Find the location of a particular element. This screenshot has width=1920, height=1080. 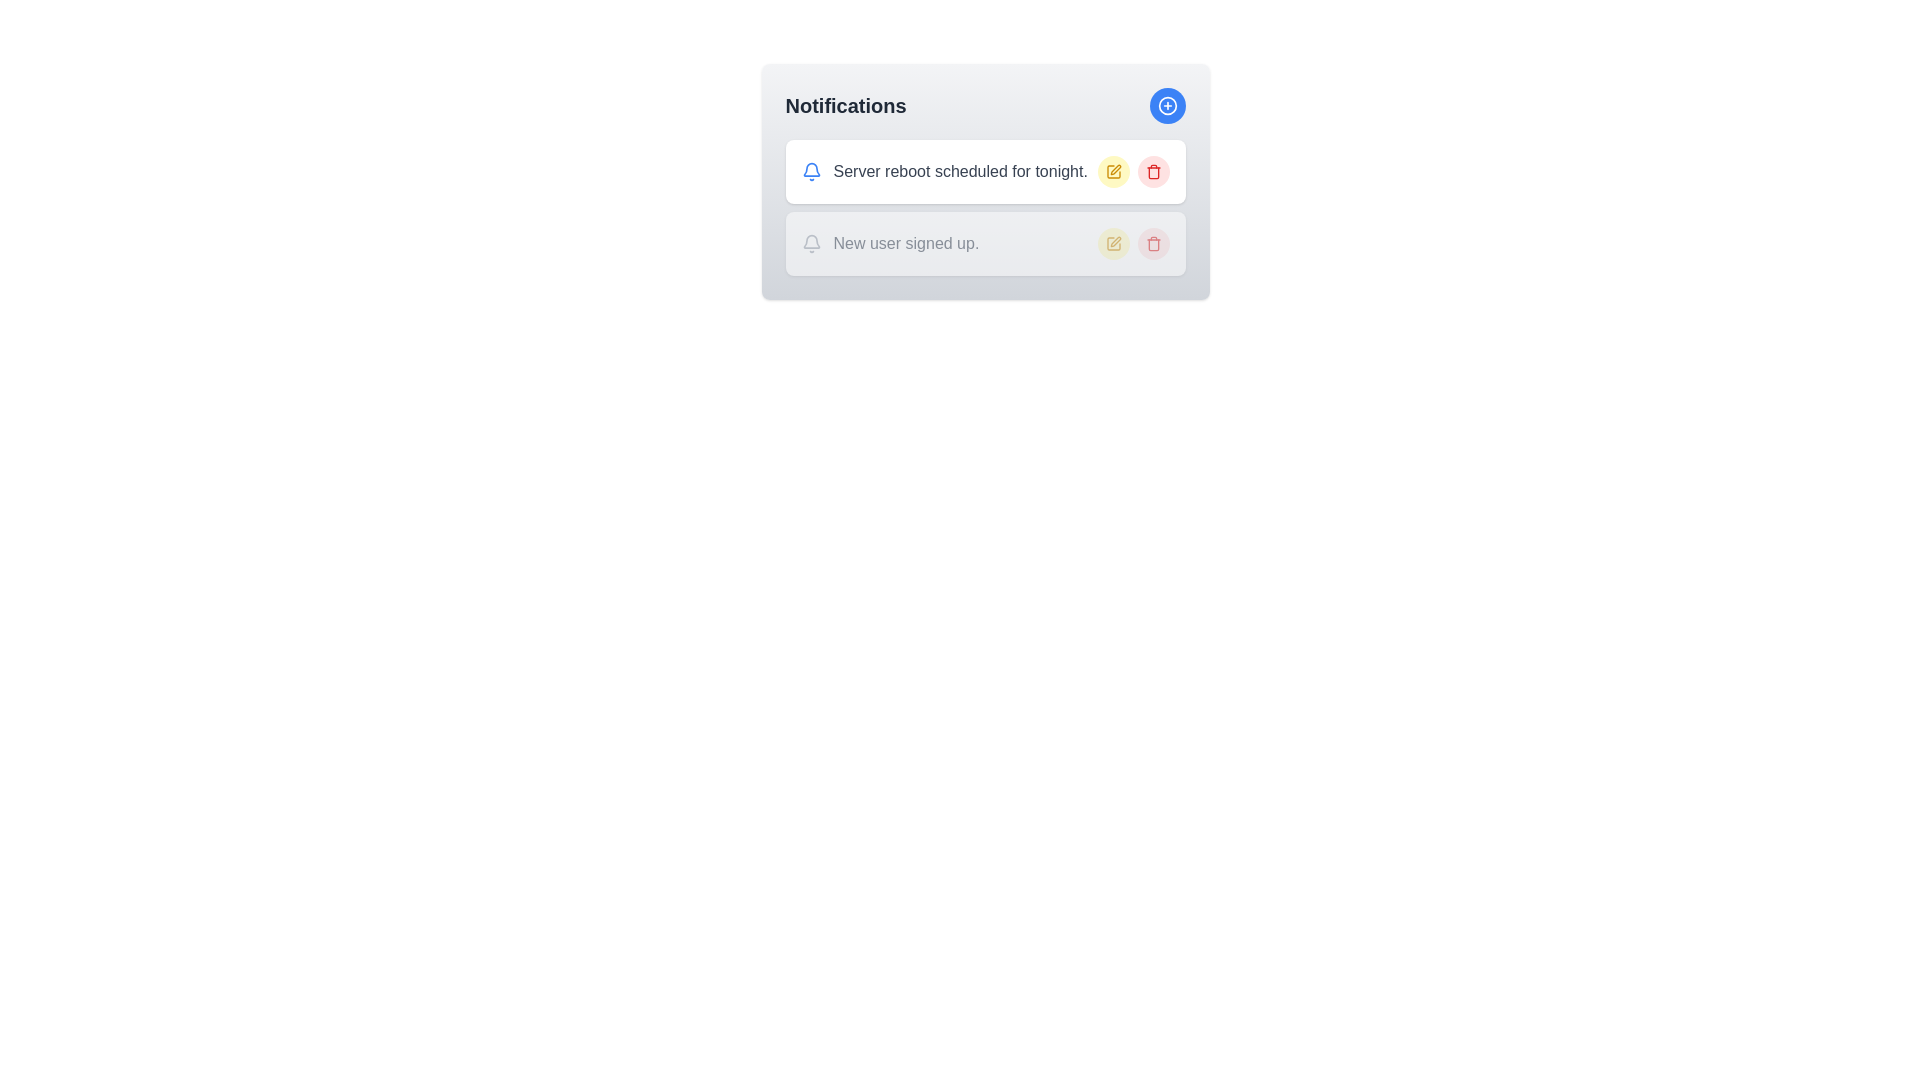

the interactive button for adding a new notification located at the far right of the 'Notifications' card header section is located at coordinates (1167, 105).